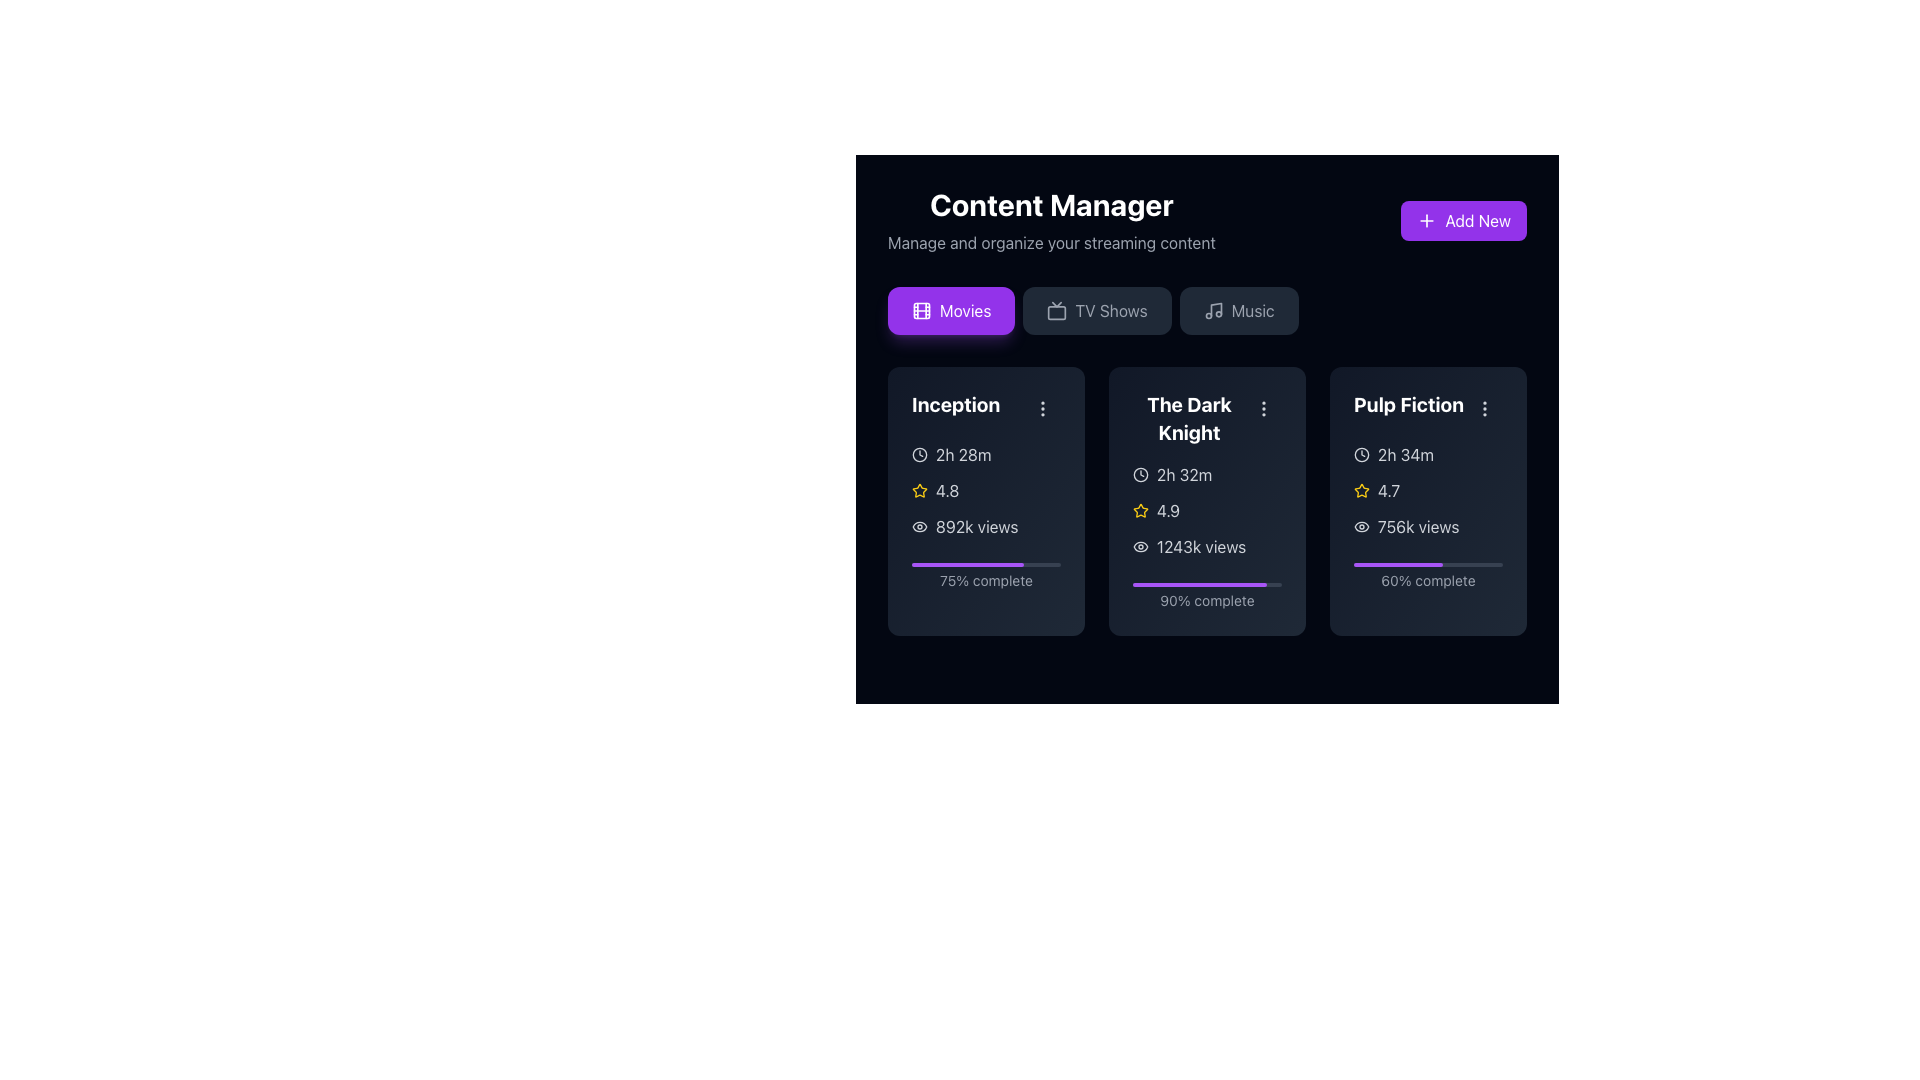 The image size is (1920, 1080). Describe the element at coordinates (1427, 455) in the screenshot. I see `the runtime or duration label for the movie 'Pulp Fiction', located at the upper section of its card, specifically in the first information row` at that location.